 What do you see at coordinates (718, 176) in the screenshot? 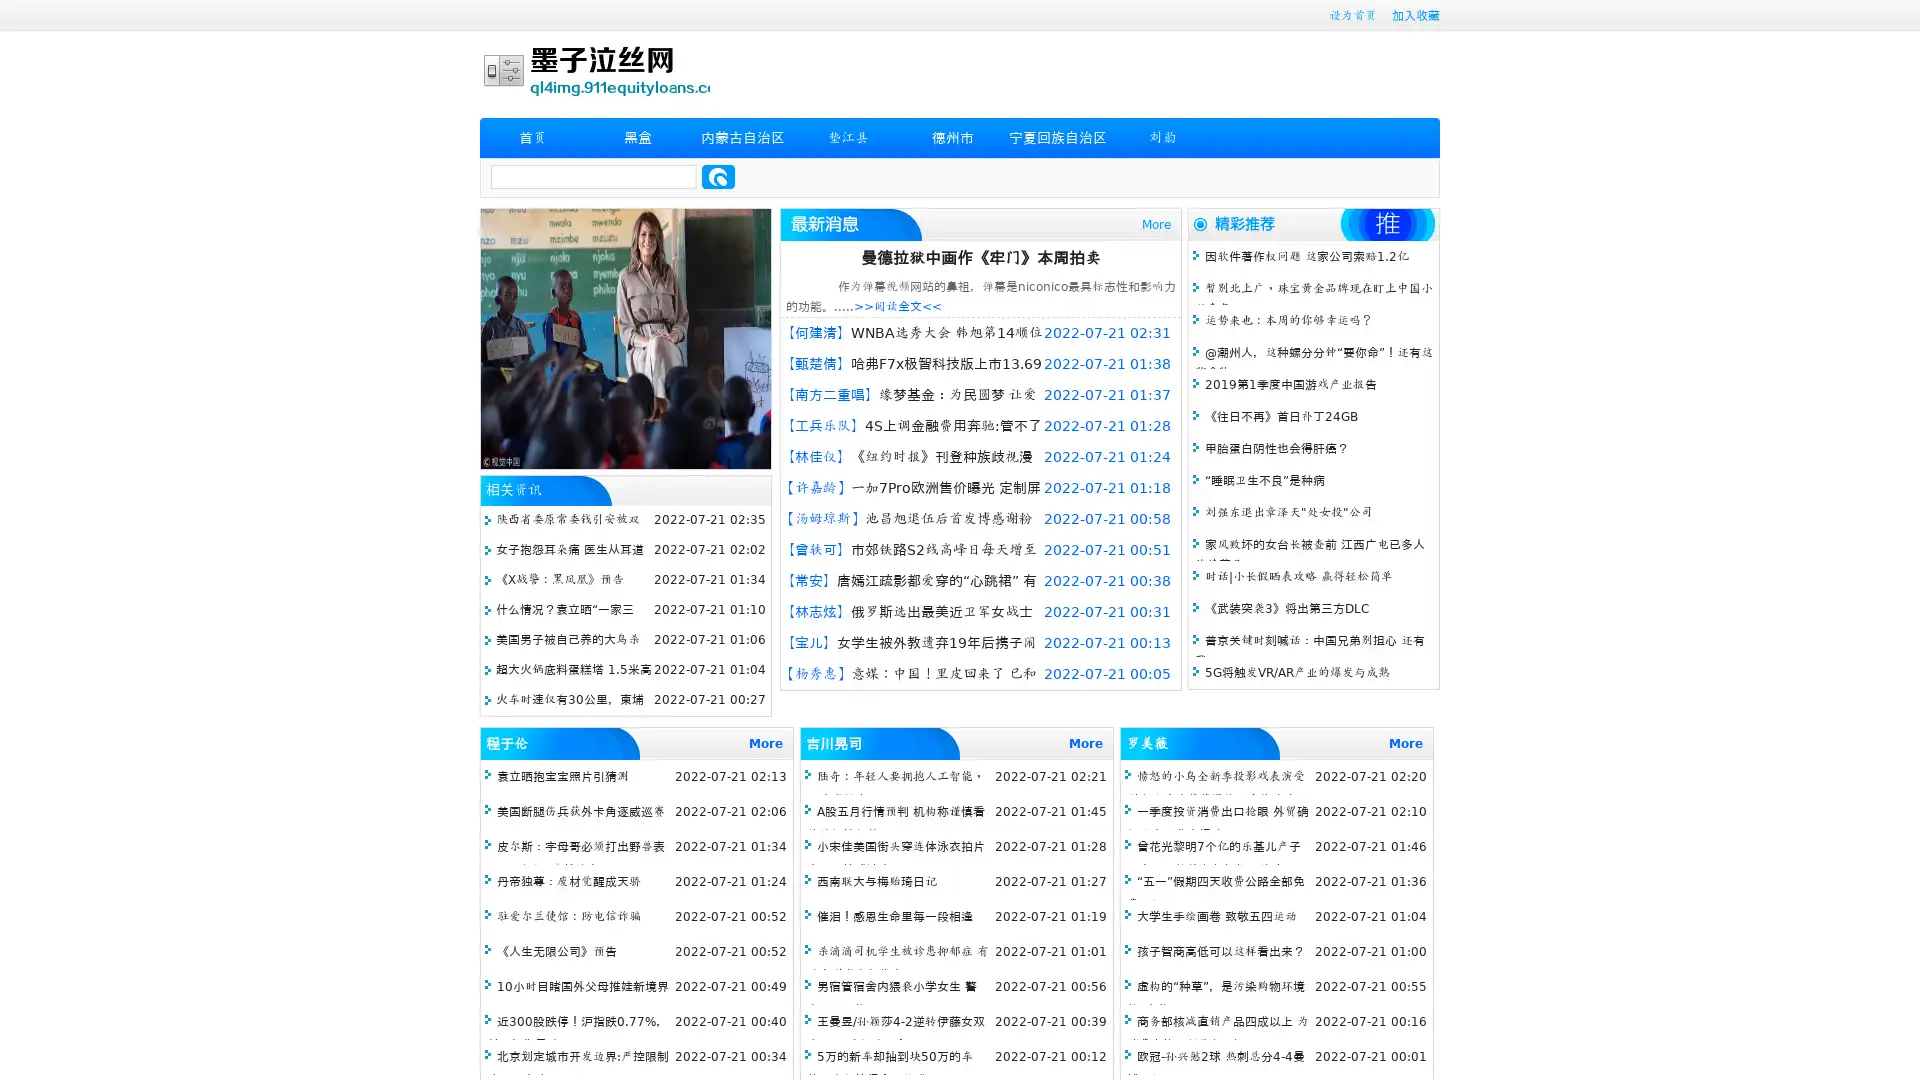
I see `Search` at bounding box center [718, 176].